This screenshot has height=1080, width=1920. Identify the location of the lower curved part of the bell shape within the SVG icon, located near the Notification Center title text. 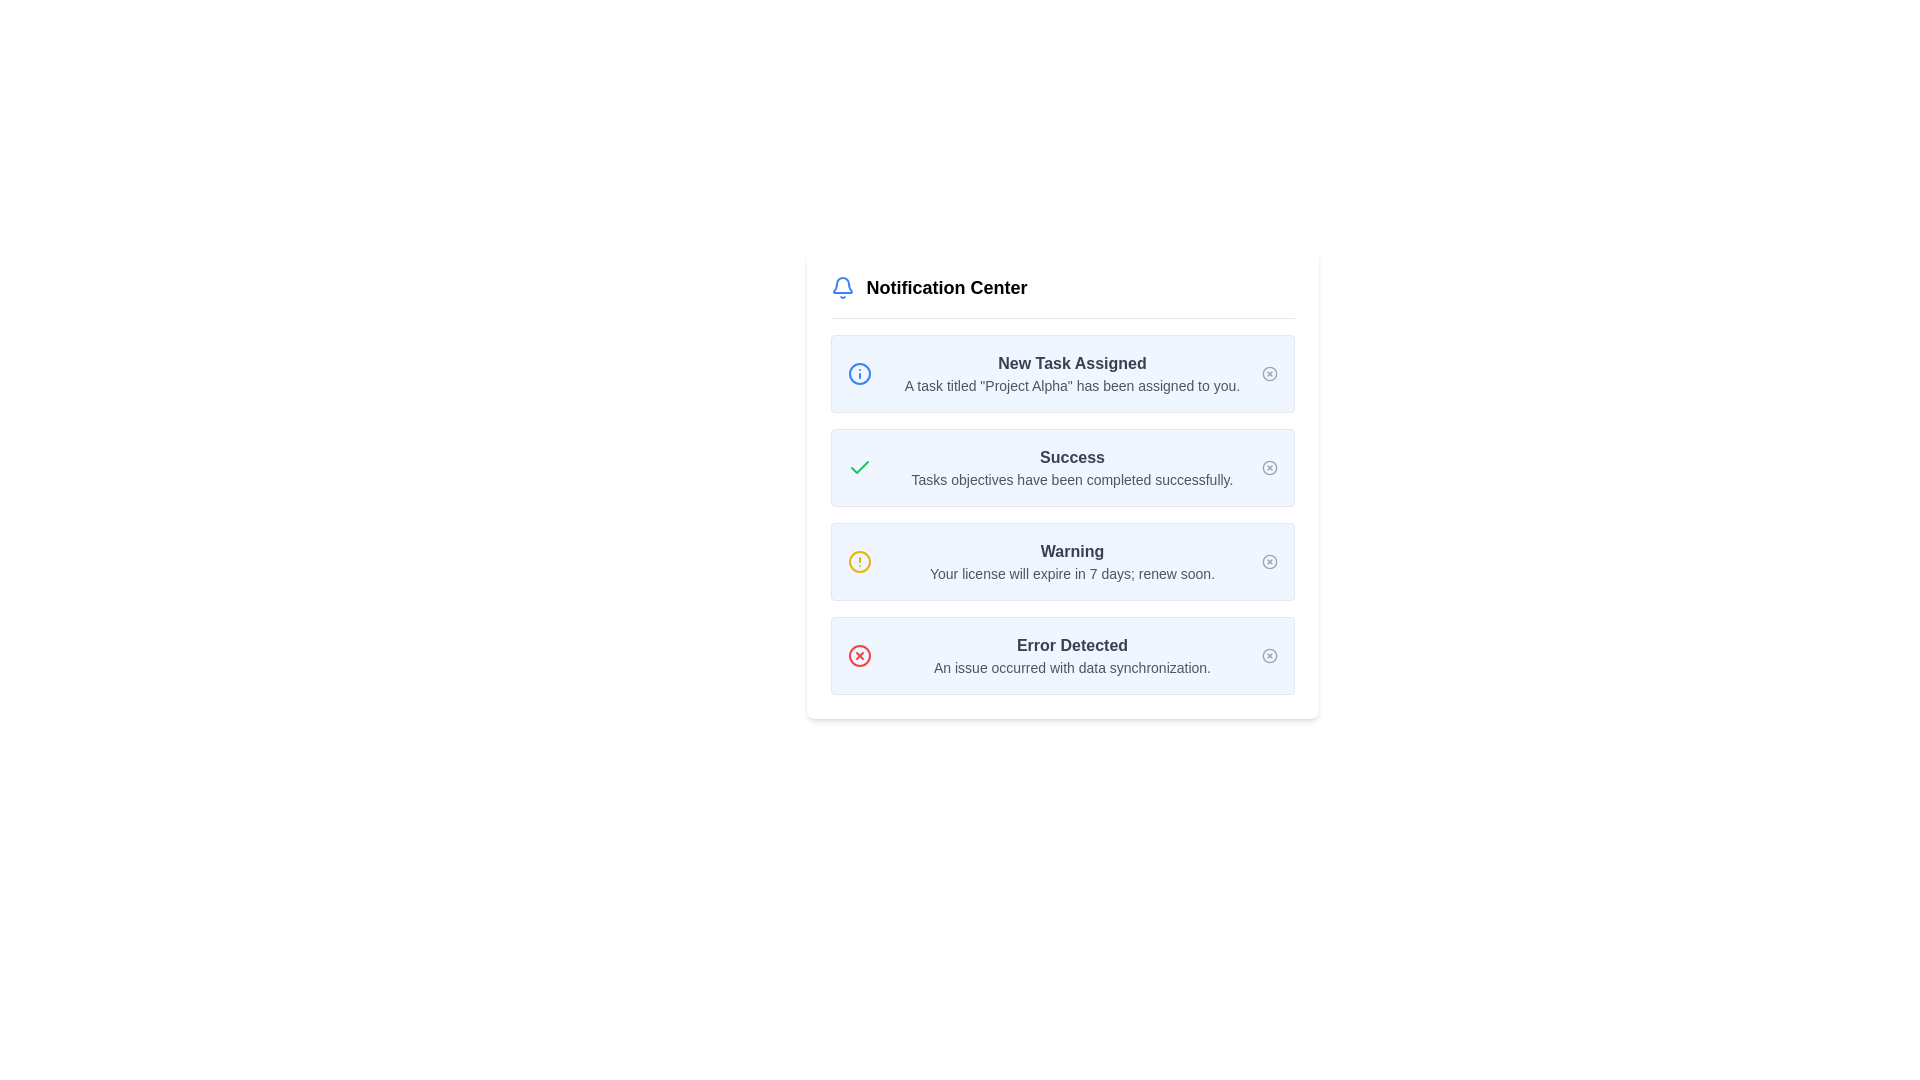
(842, 285).